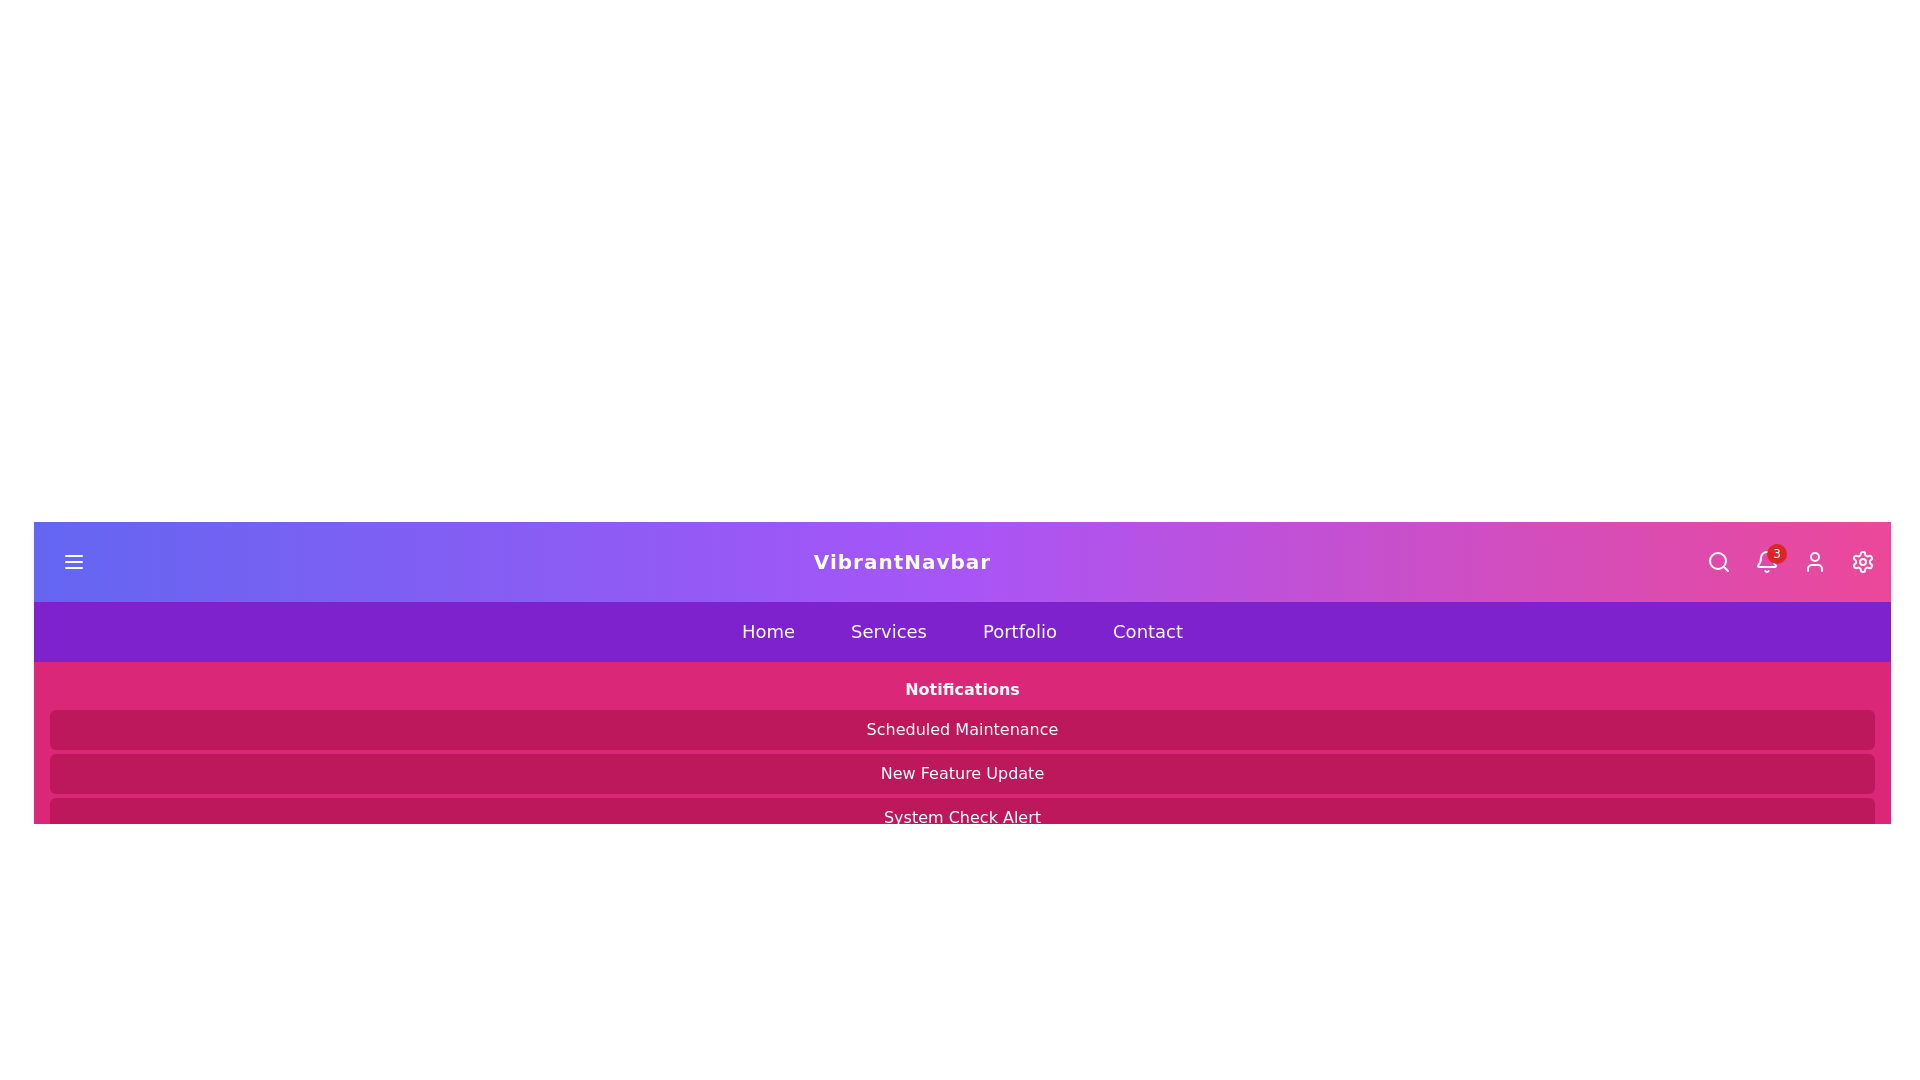  Describe the element at coordinates (1717, 562) in the screenshot. I see `the search icon button represented as a magnifying glass located in the navigation bar` at that location.